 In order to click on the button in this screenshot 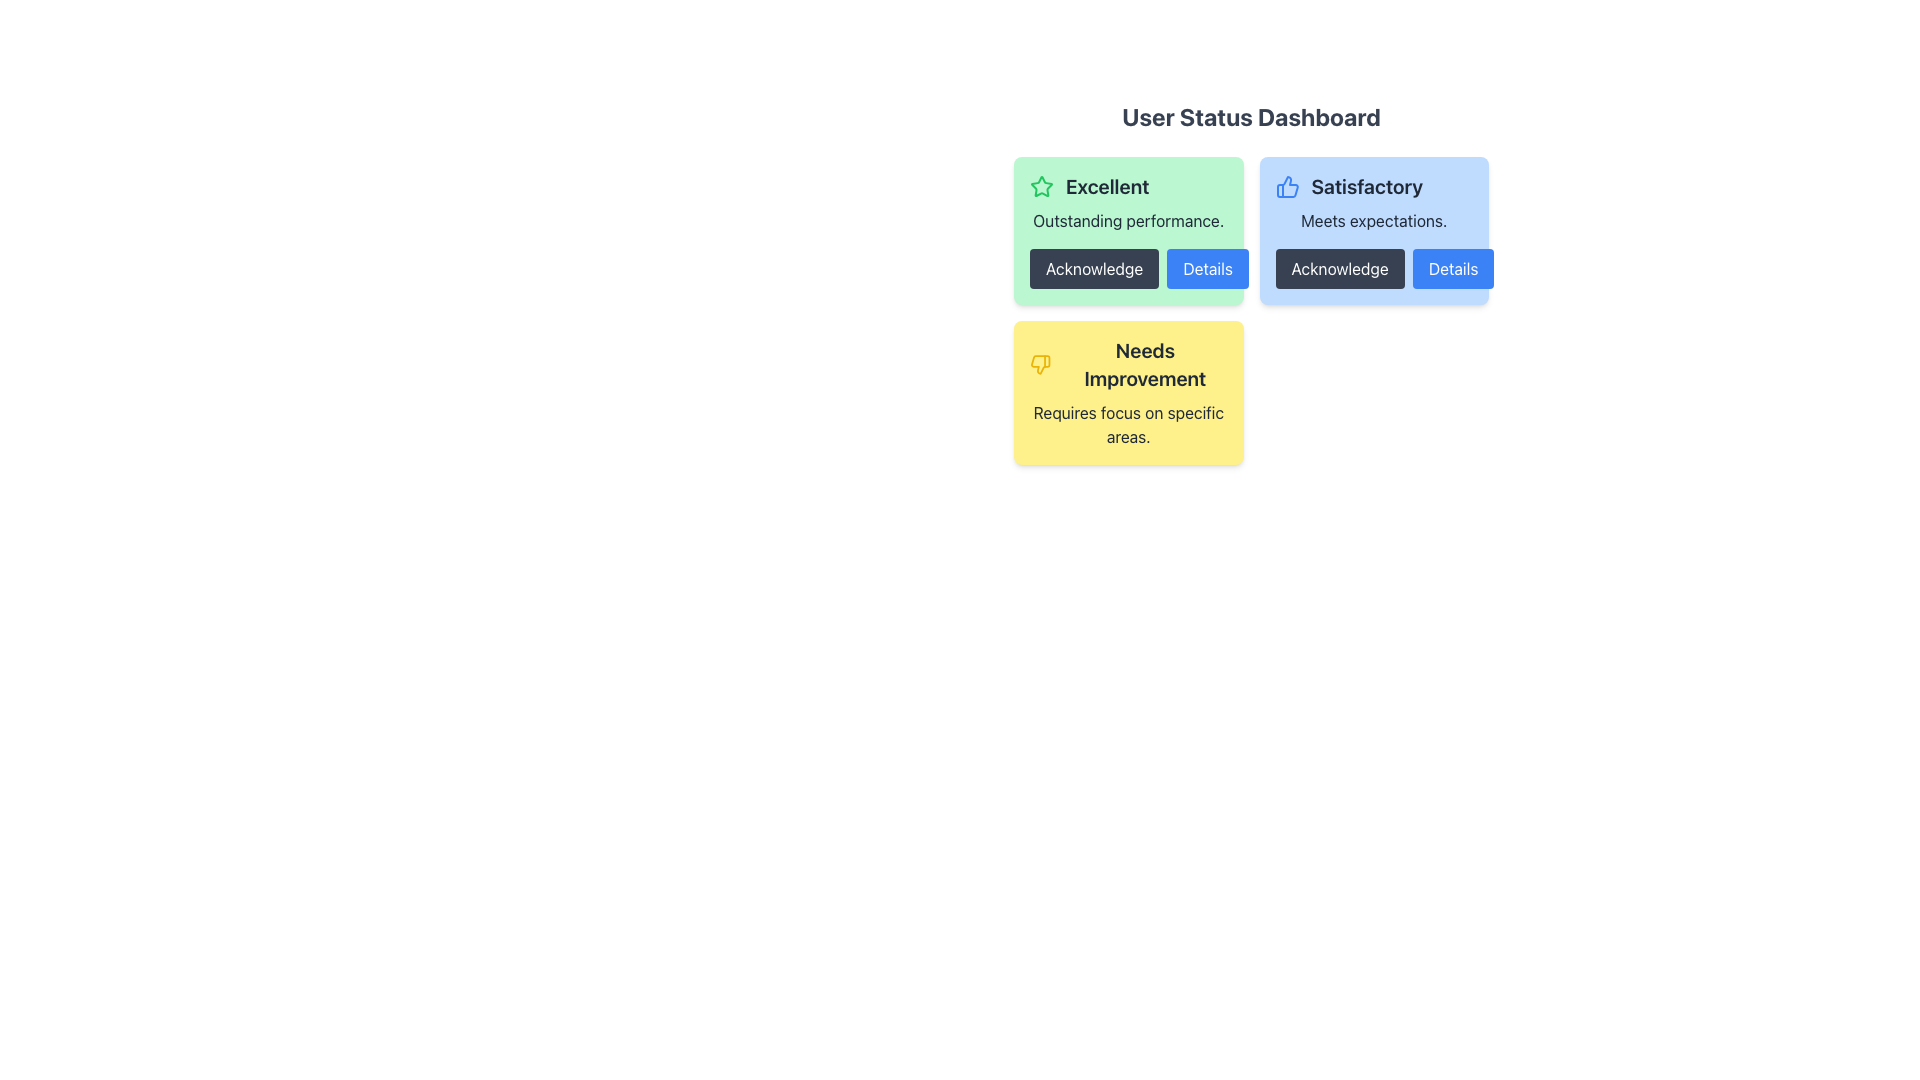, I will do `click(1453, 268)`.